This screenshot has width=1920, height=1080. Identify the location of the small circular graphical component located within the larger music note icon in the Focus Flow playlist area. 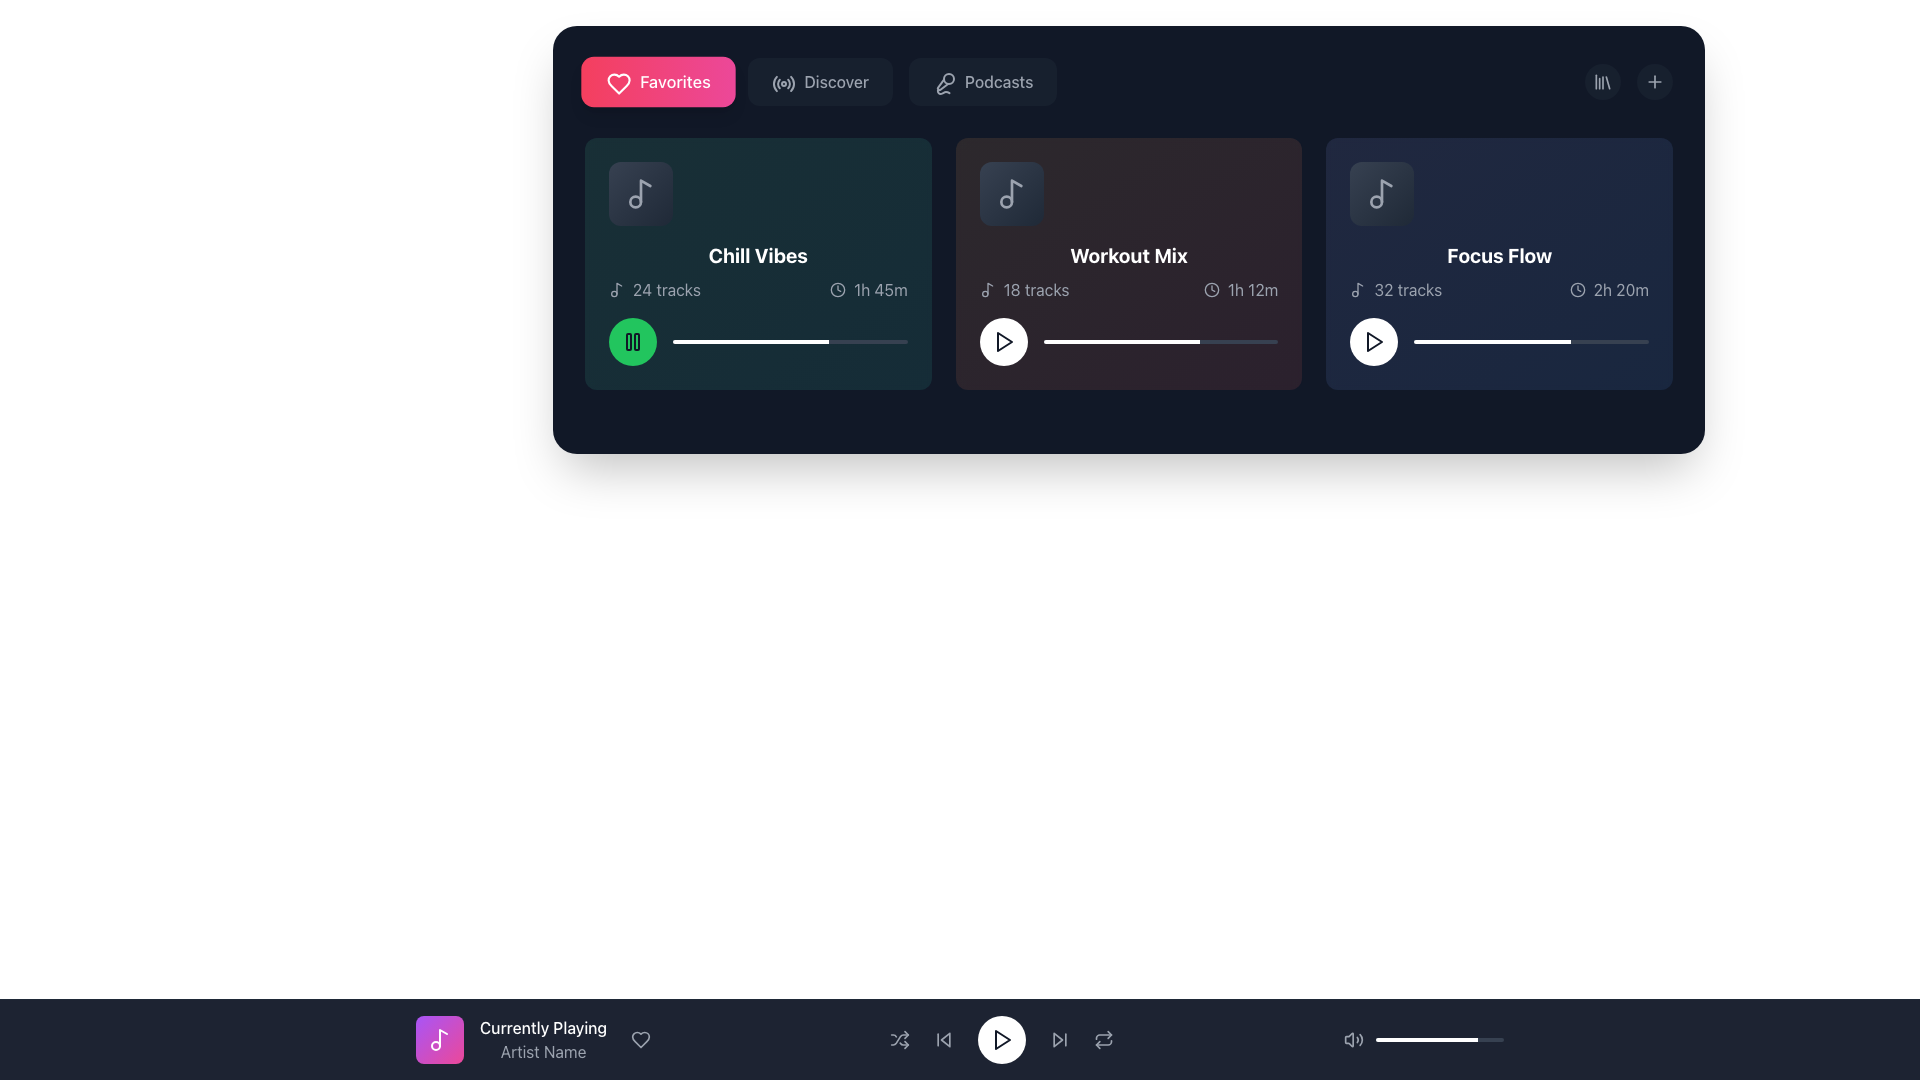
(1376, 201).